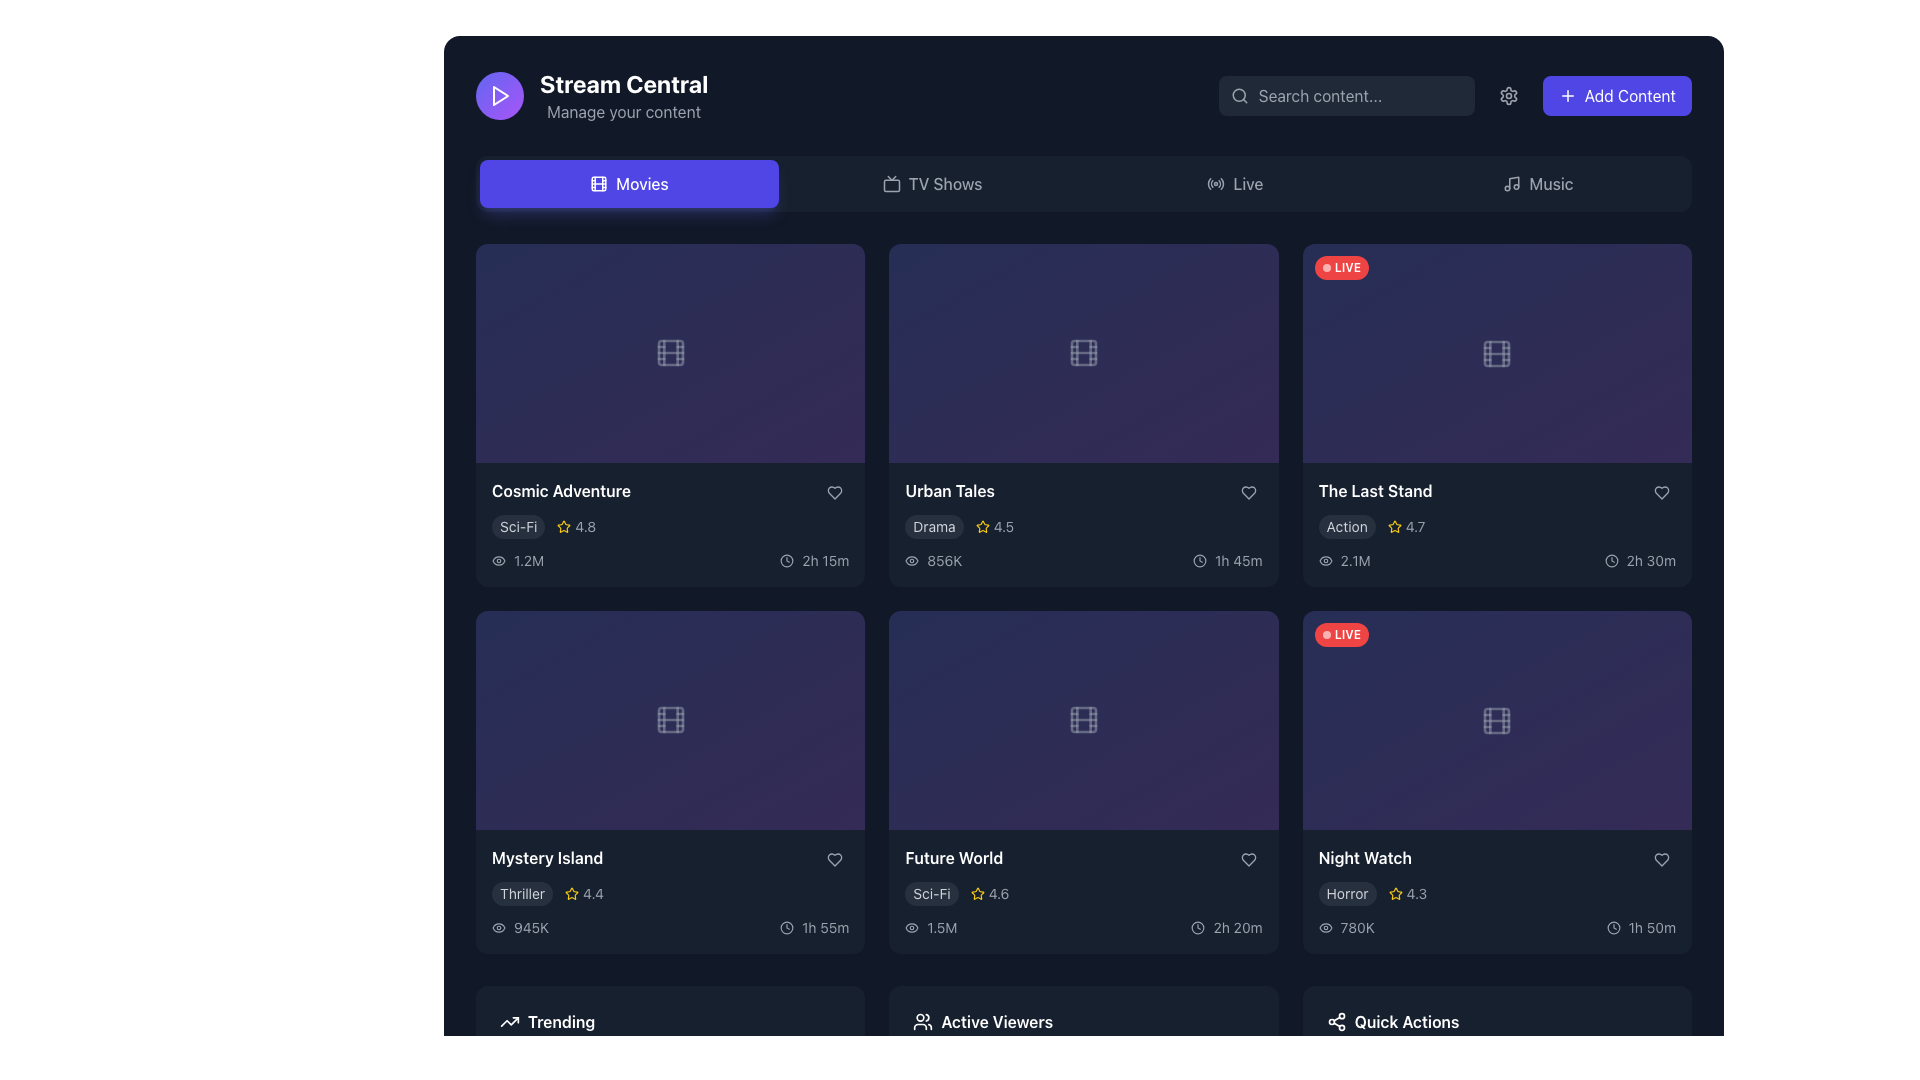 Image resolution: width=1920 pixels, height=1080 pixels. I want to click on the Text label with an icon that displays the runtime of the 'Future World' video content, located in the bottom-right corner of the card layout, so click(1226, 927).